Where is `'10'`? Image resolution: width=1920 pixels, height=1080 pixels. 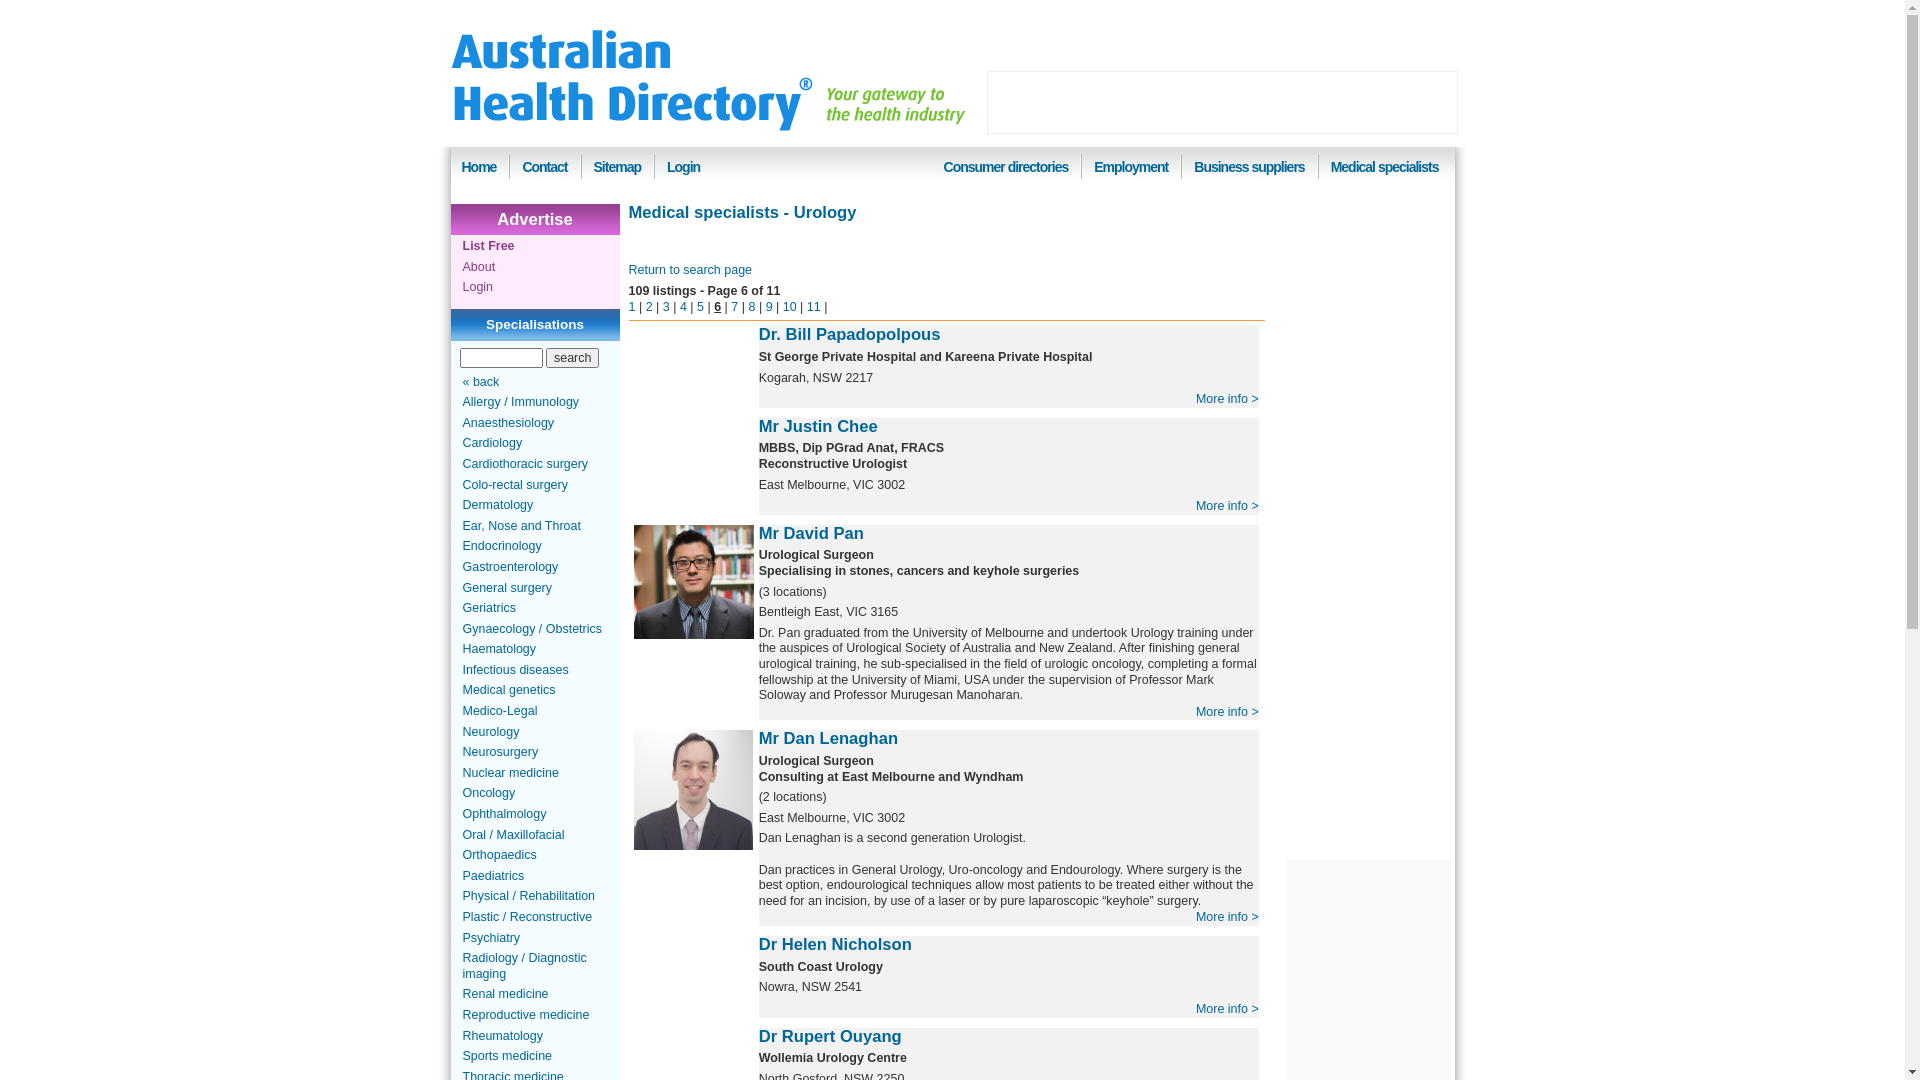
'10' is located at coordinates (789, 307).